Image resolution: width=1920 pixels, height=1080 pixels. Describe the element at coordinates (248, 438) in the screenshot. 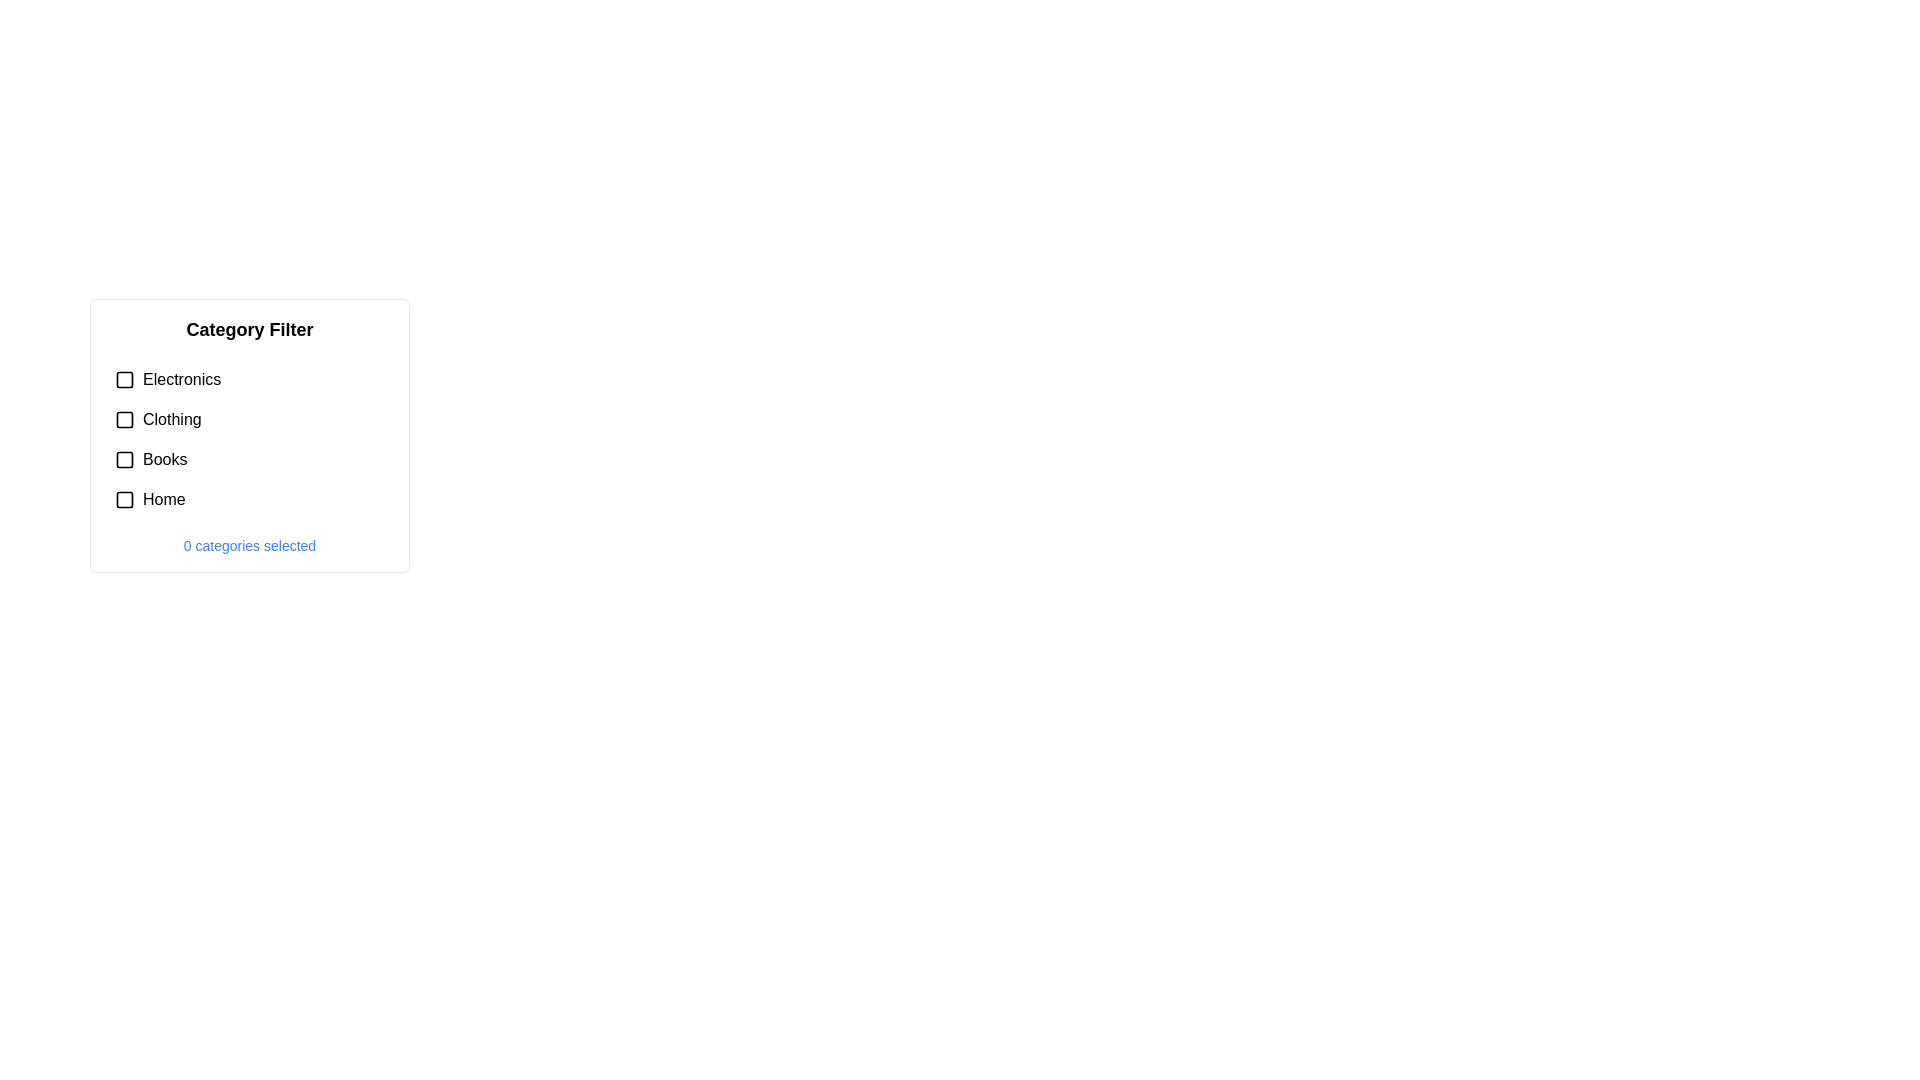

I see `the checkbox in the Checkbox group associated with the 'Electronics', 'Clothing', 'Books', and 'Home' options` at that location.